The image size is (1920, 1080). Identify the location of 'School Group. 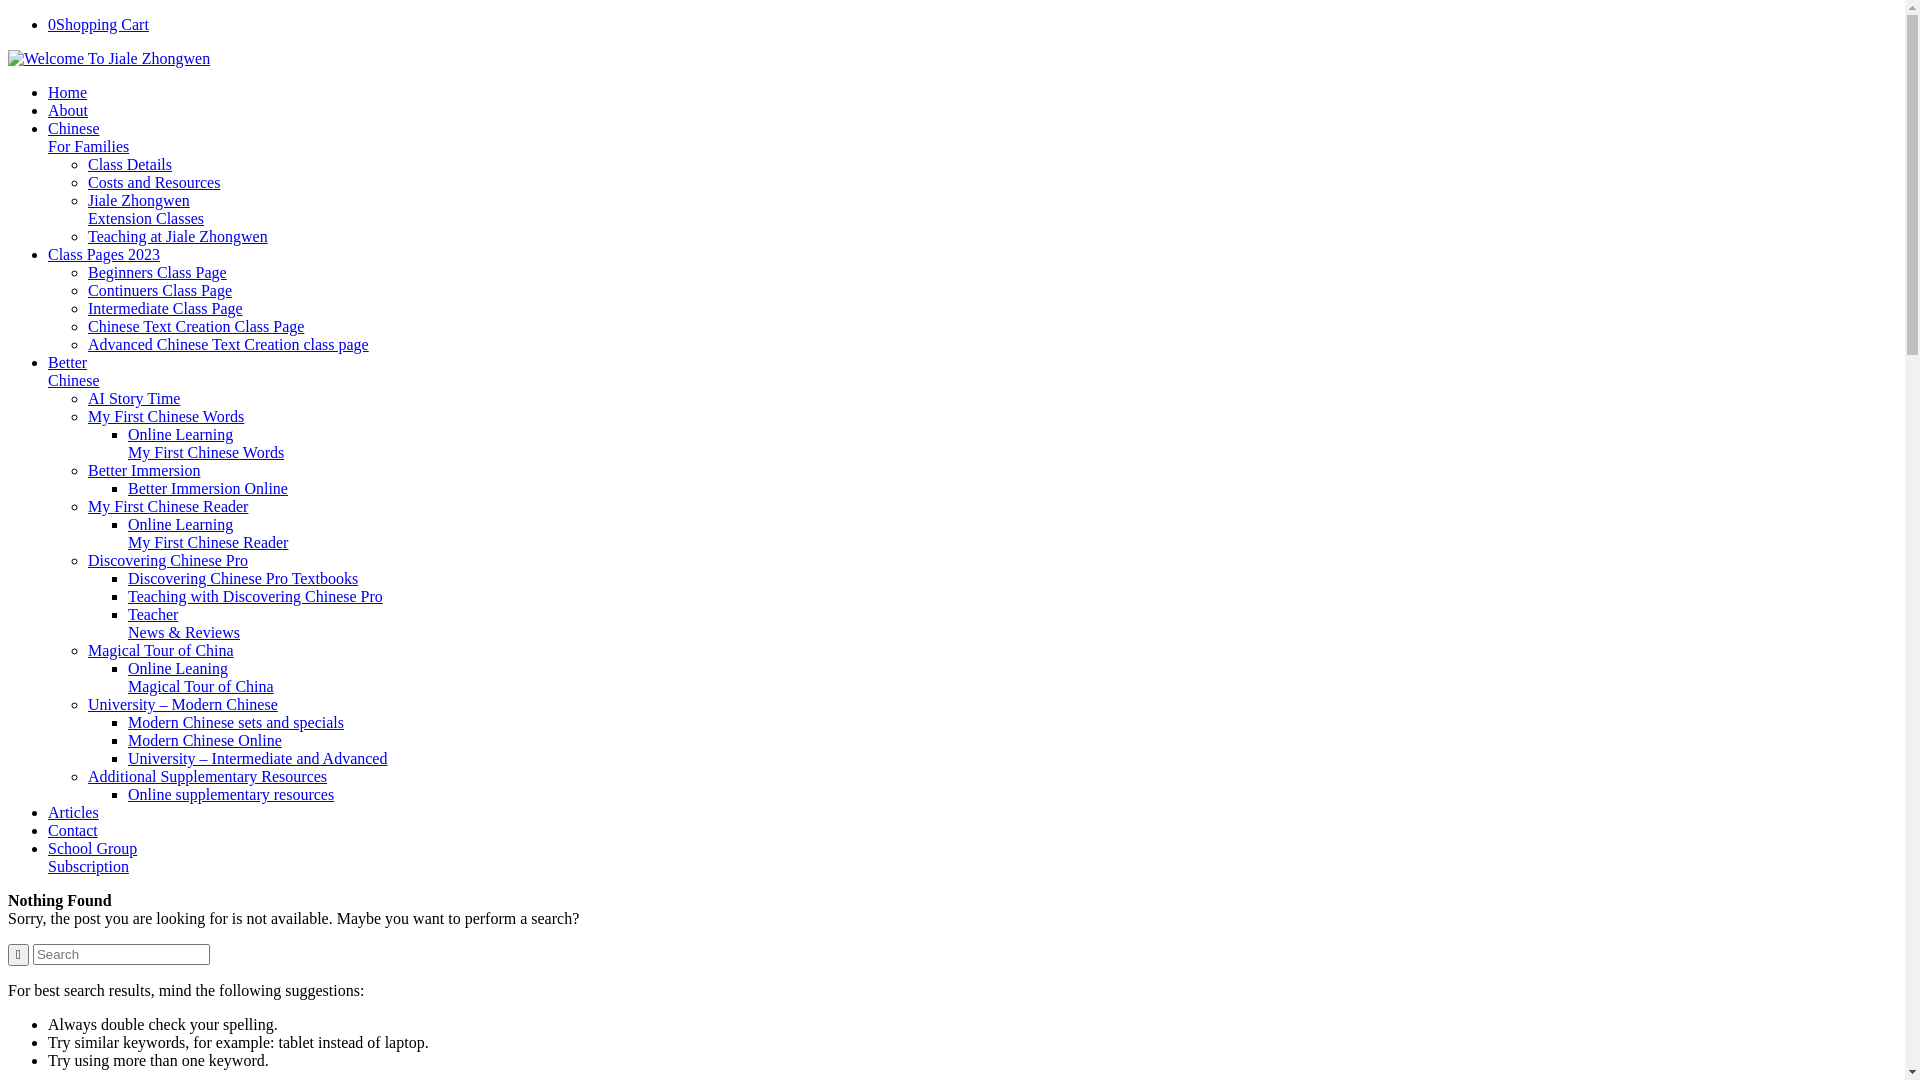
(91, 856).